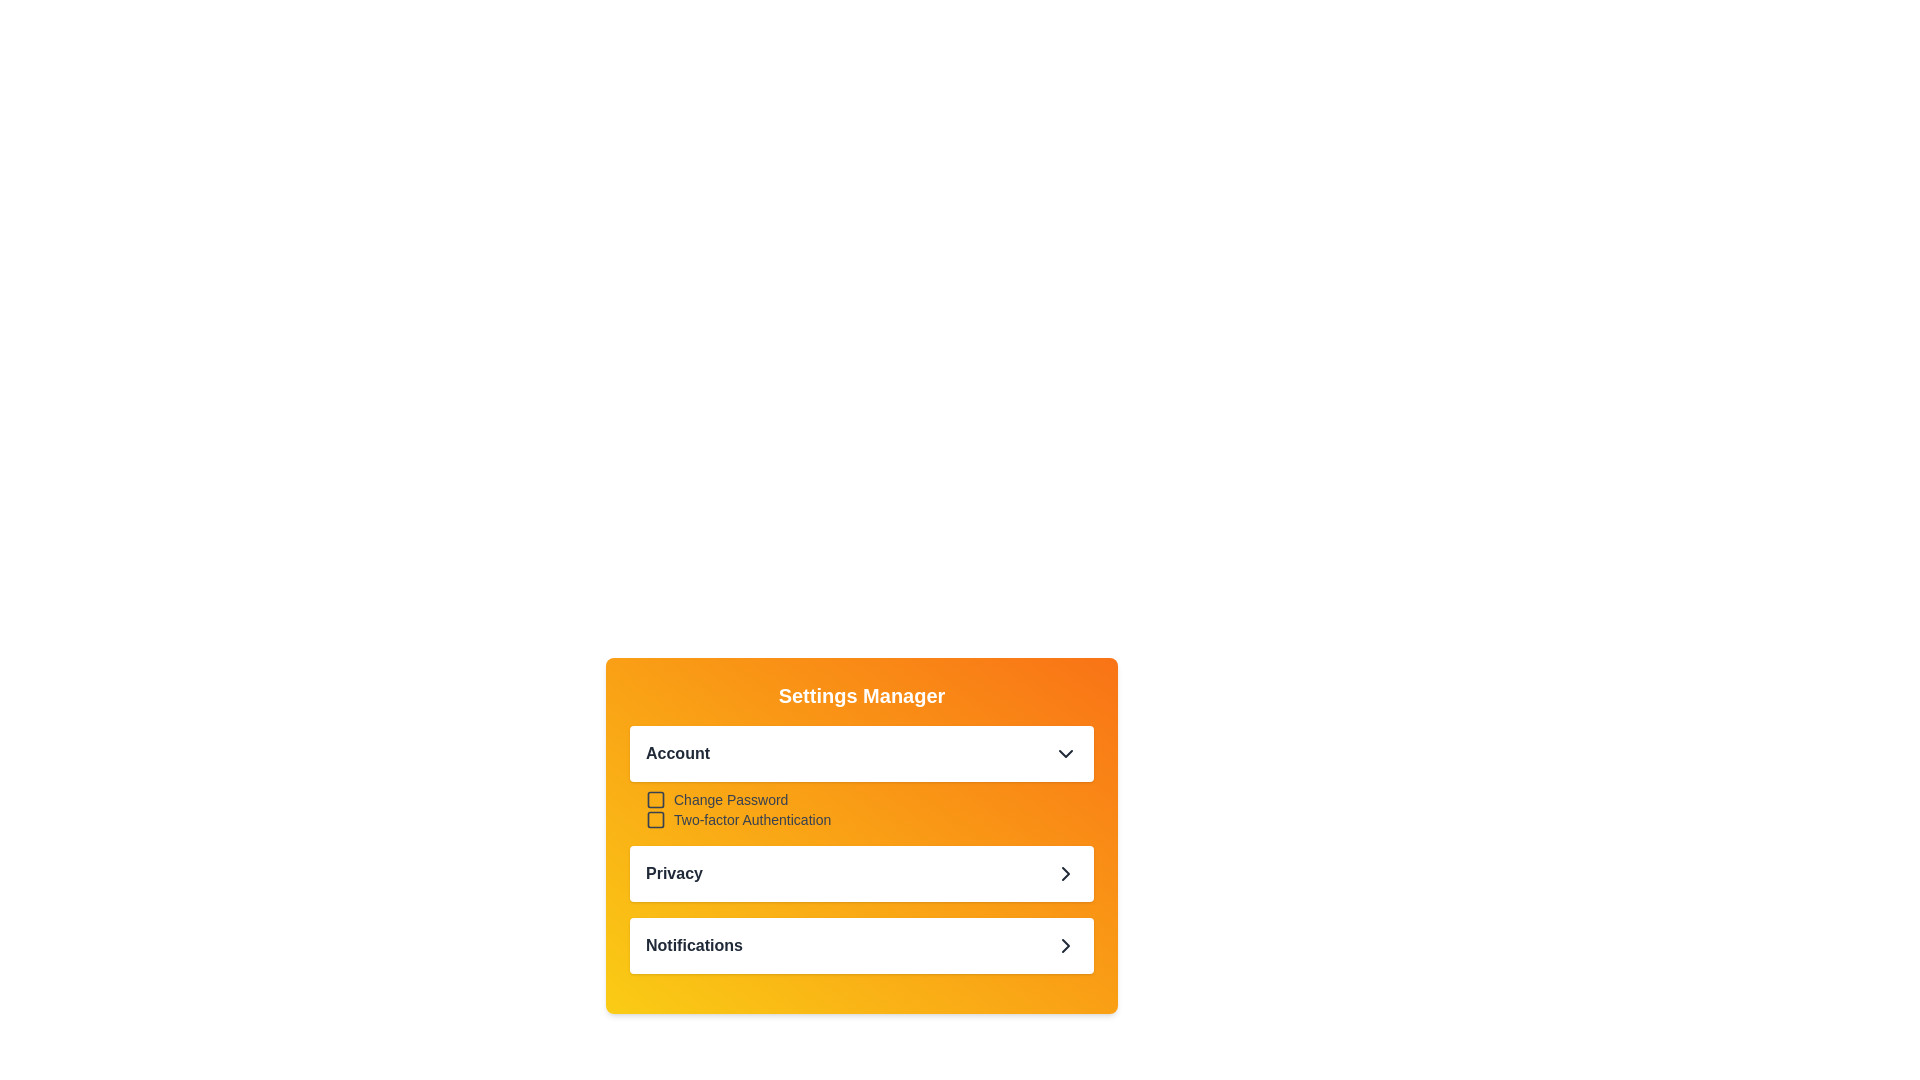  Describe the element at coordinates (1064, 753) in the screenshot. I see `the downward-facing chevron icon in the 'Account' section of the settings panel` at that location.